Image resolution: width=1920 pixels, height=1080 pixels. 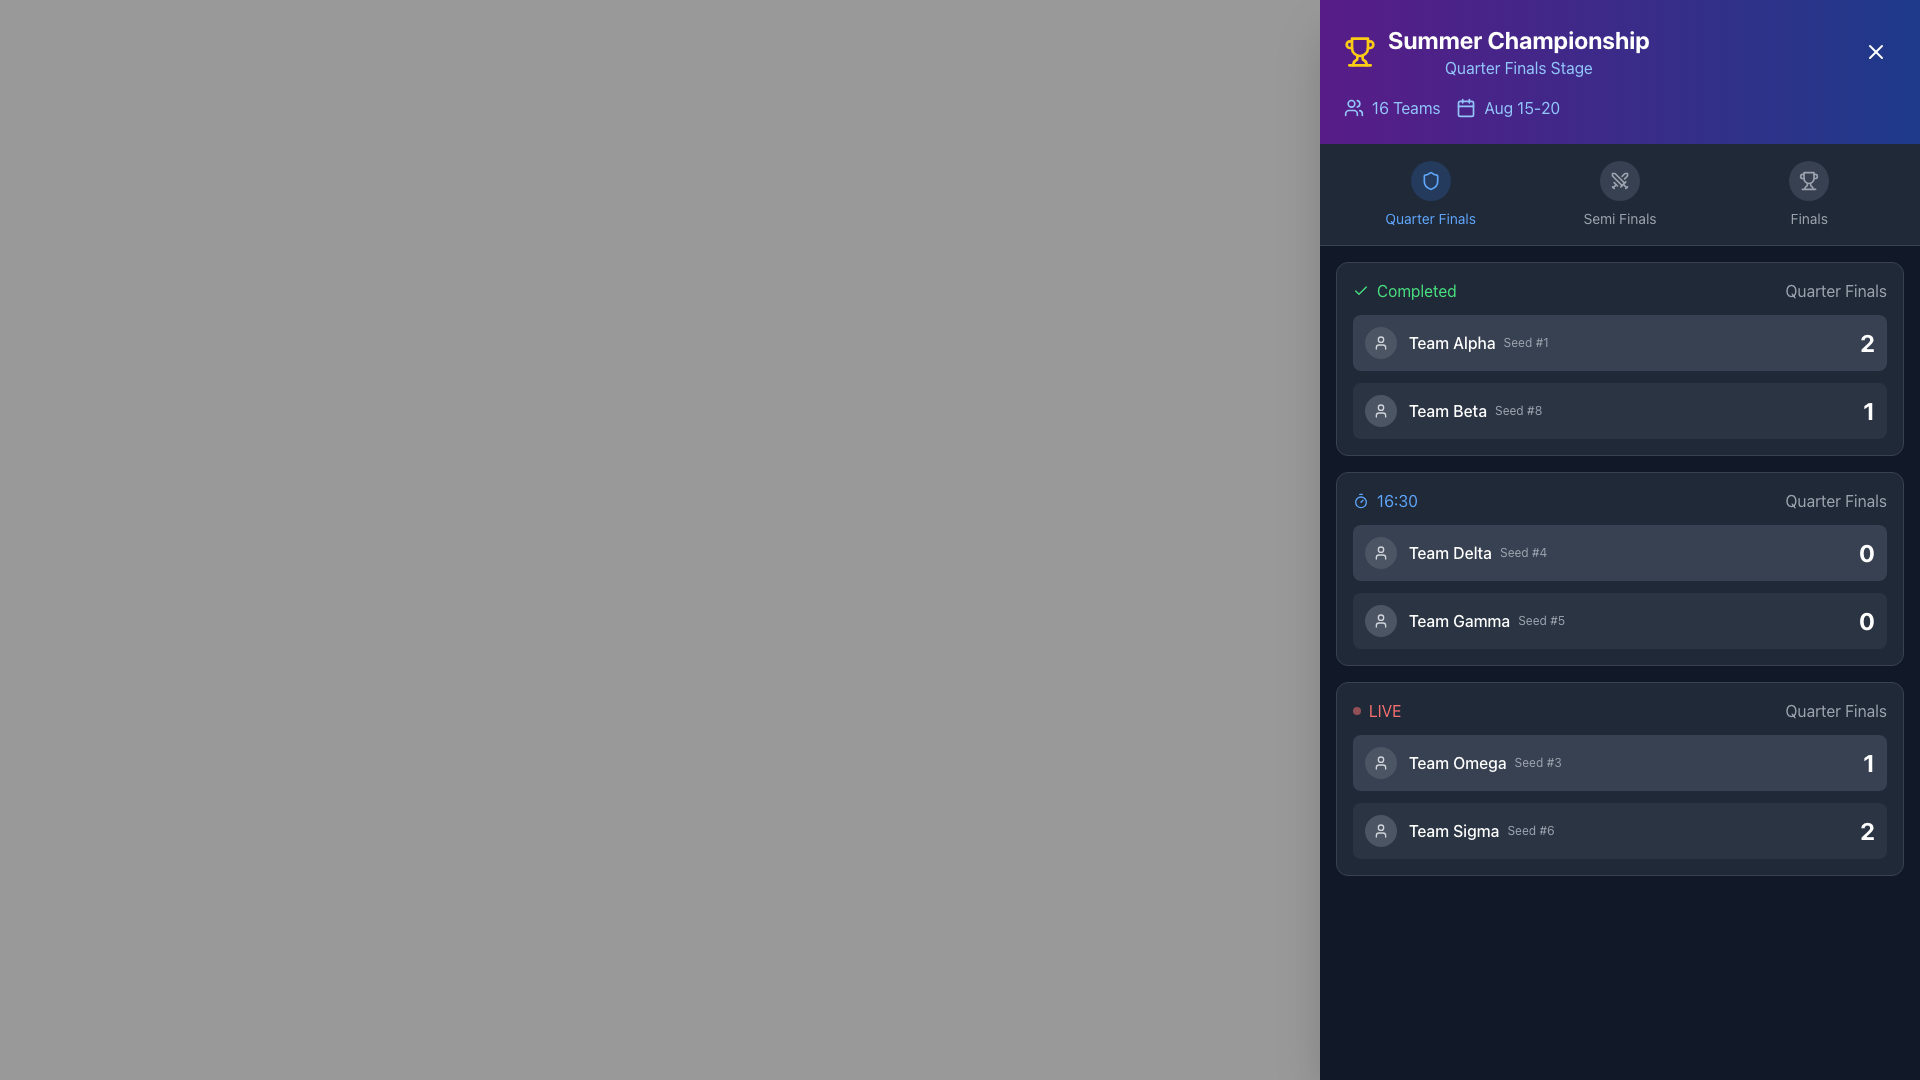 I want to click on the Text Label indicating the stage of the event associated with the match details, which is positioned to the right of the time '16:30' in the match details section, so click(x=1836, y=500).